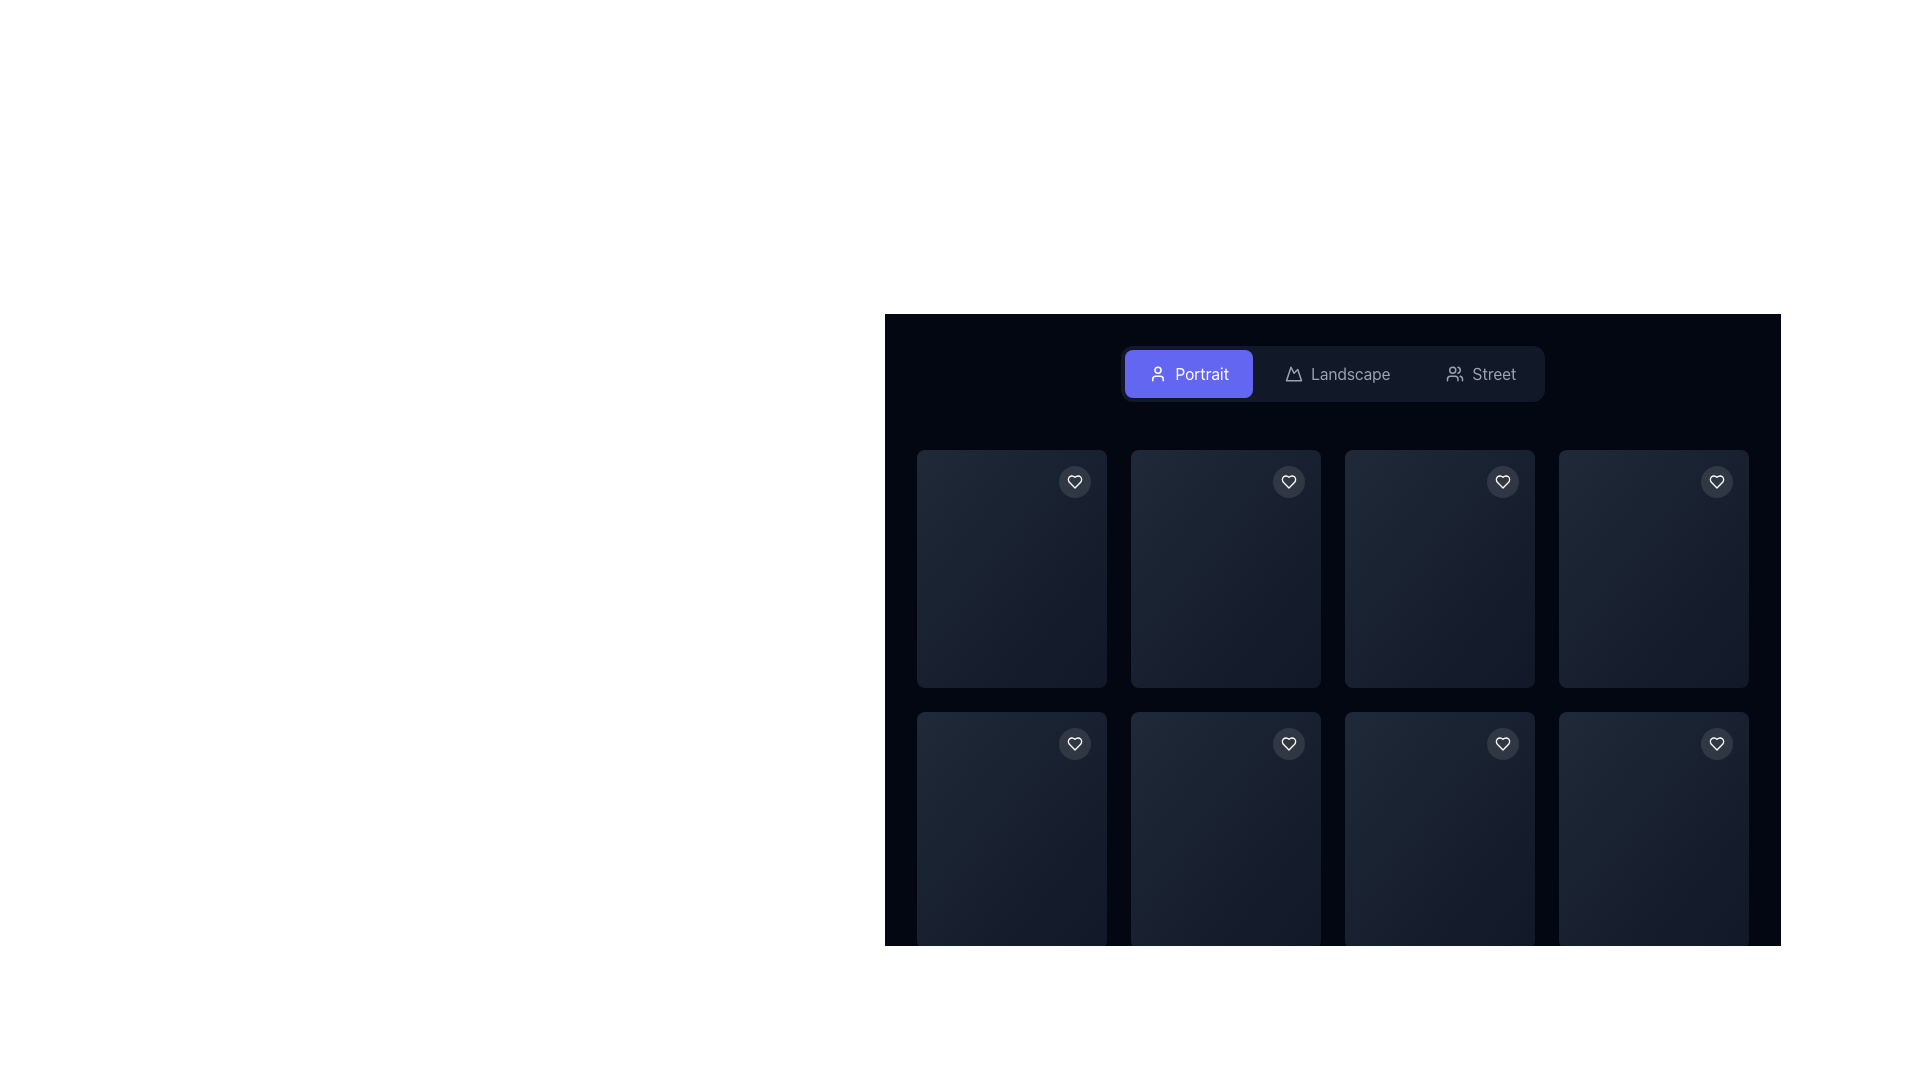  What do you see at coordinates (1294, 374) in the screenshot?
I see `the visual representation of the mountain peak icon located in the 'Landscape' button section, adjacent to the 'Landscape' text label in the navigation bar` at bounding box center [1294, 374].